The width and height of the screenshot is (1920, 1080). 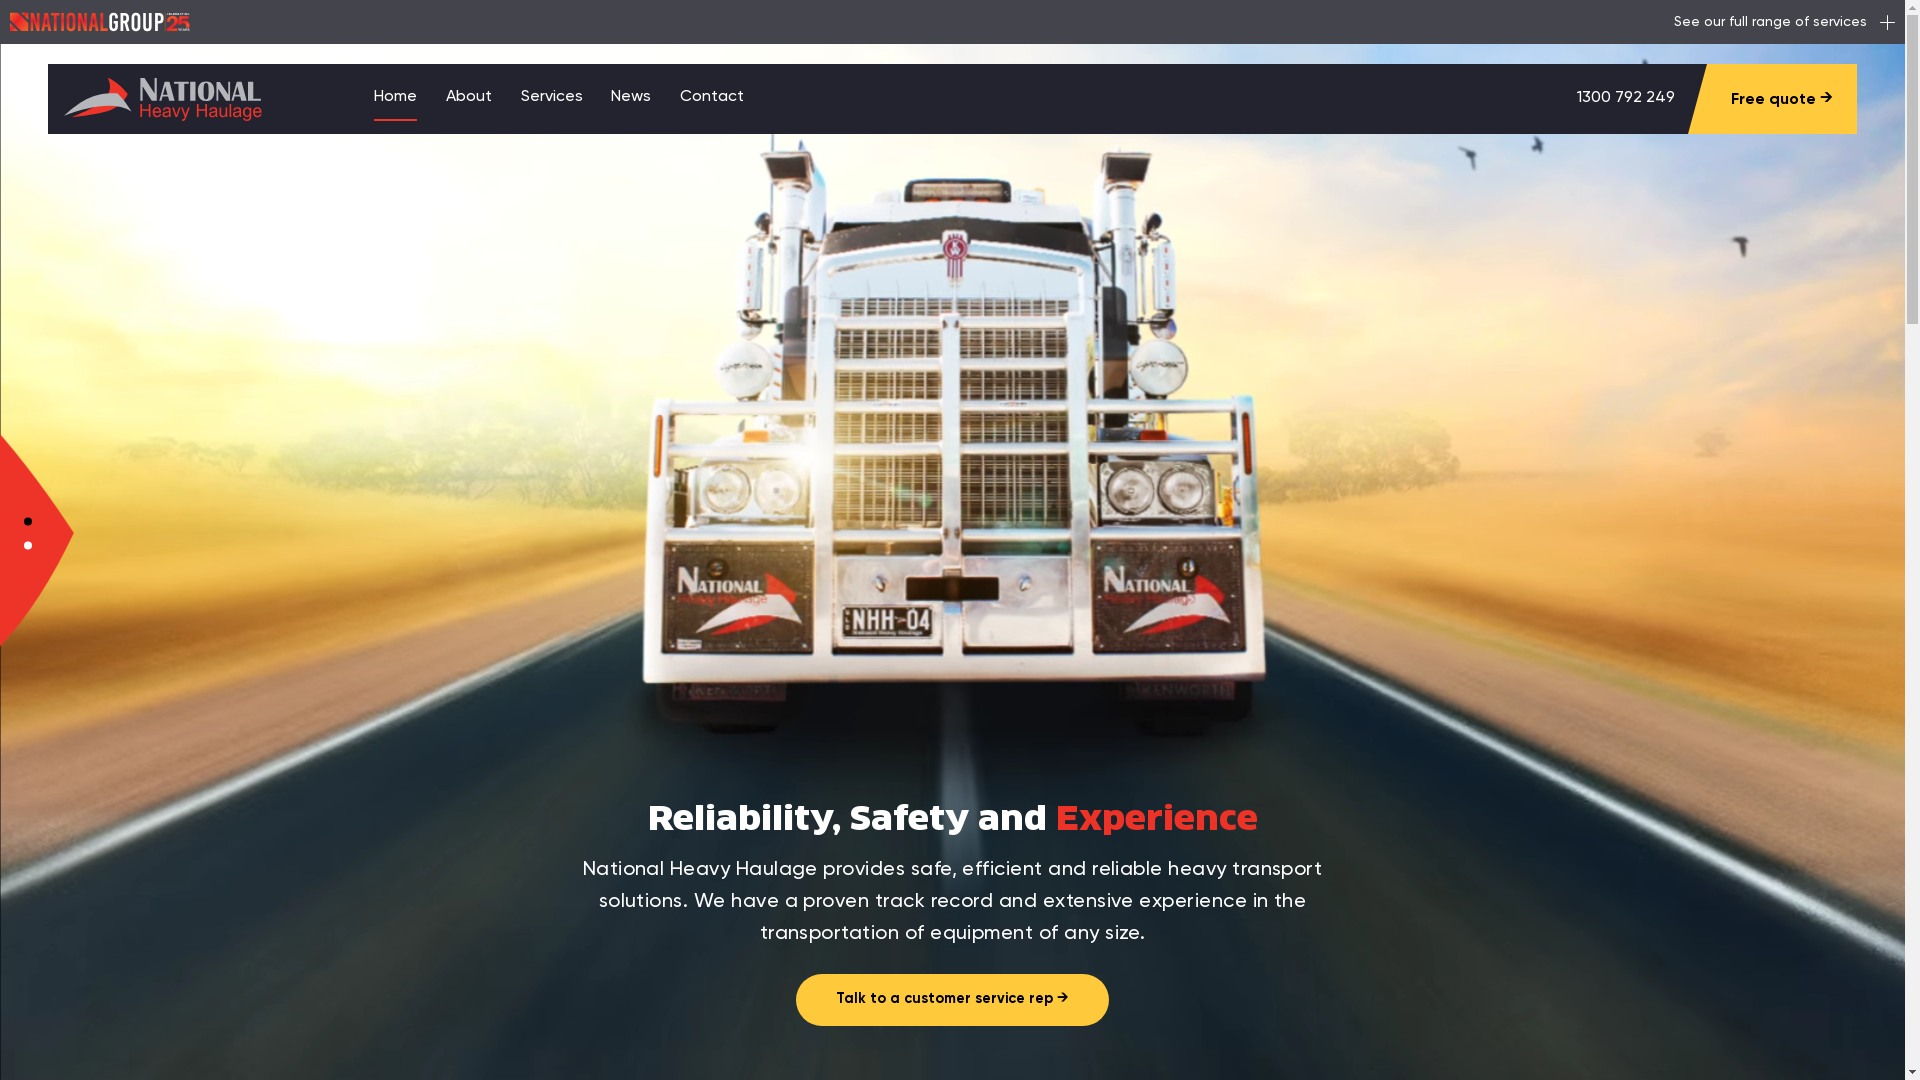 What do you see at coordinates (521, 97) in the screenshot?
I see `'Services'` at bounding box center [521, 97].